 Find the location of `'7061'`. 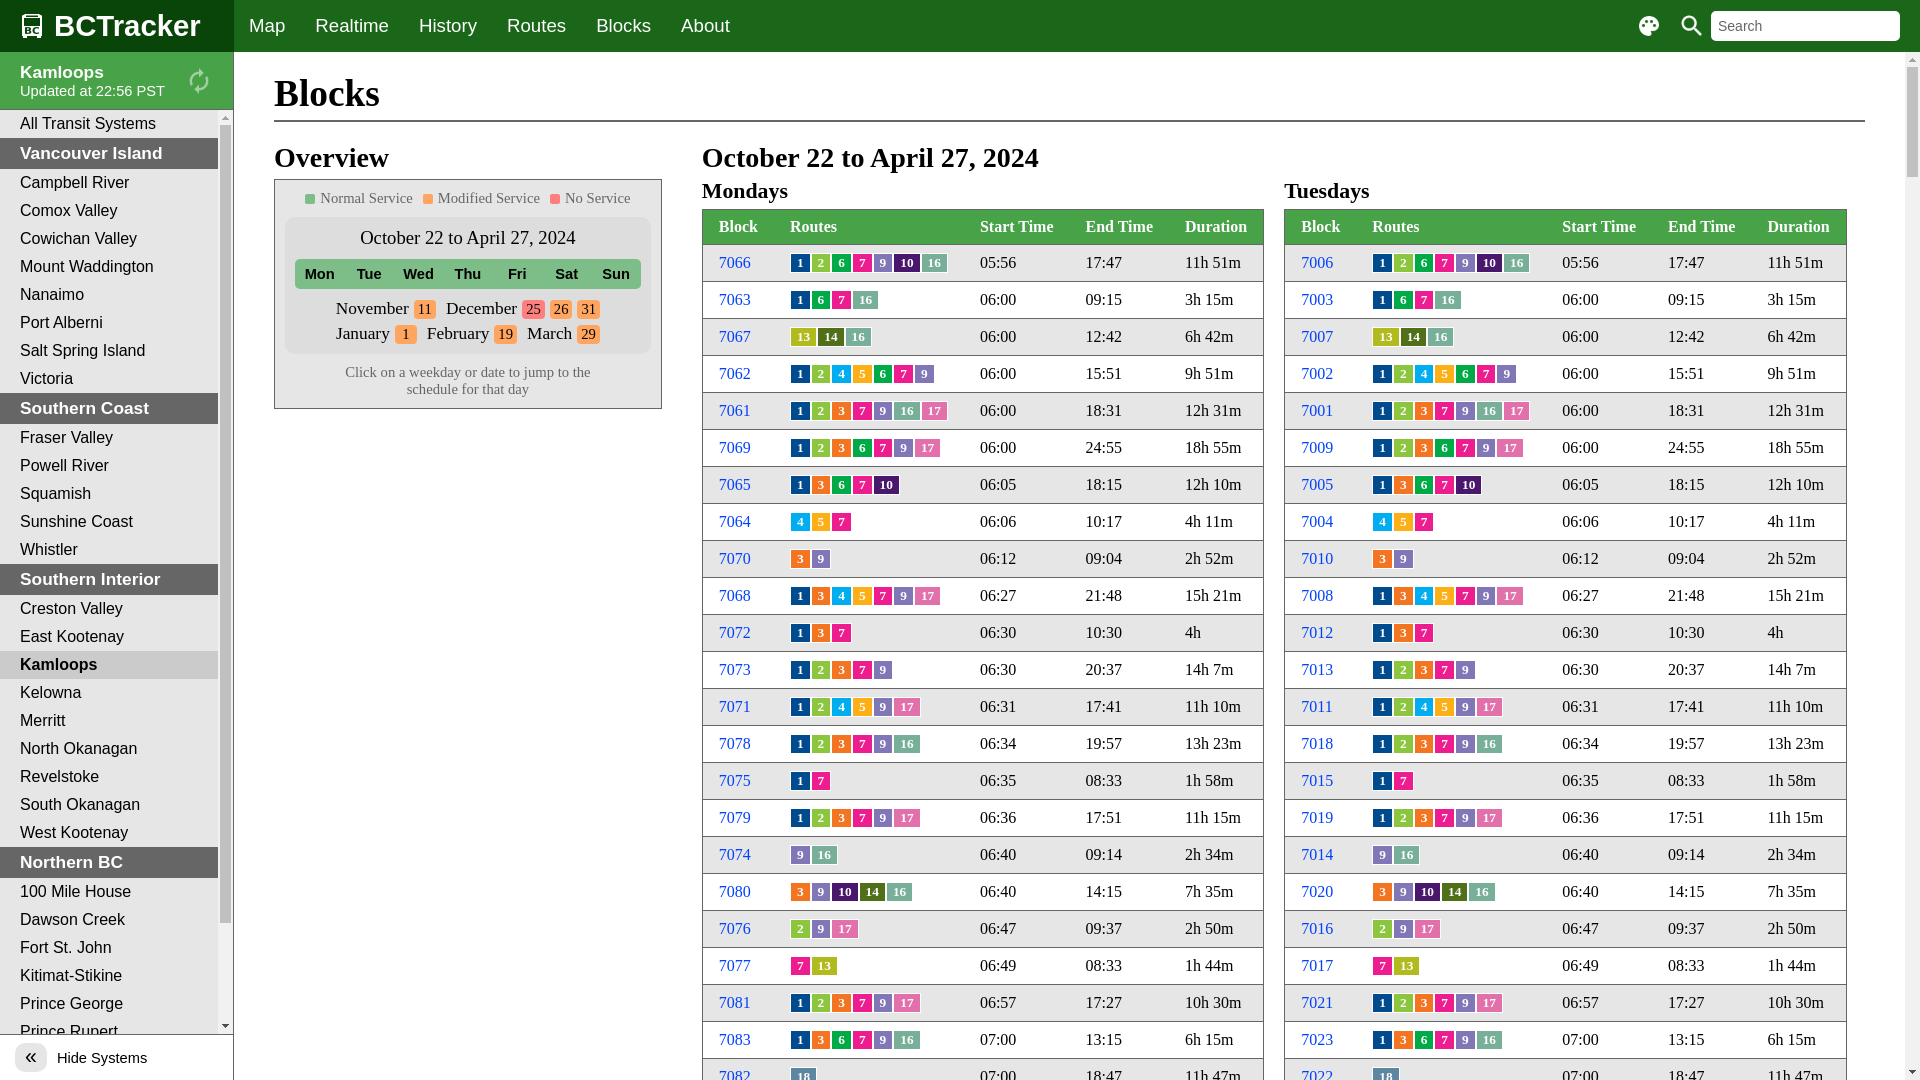

'7061' is located at coordinates (733, 409).